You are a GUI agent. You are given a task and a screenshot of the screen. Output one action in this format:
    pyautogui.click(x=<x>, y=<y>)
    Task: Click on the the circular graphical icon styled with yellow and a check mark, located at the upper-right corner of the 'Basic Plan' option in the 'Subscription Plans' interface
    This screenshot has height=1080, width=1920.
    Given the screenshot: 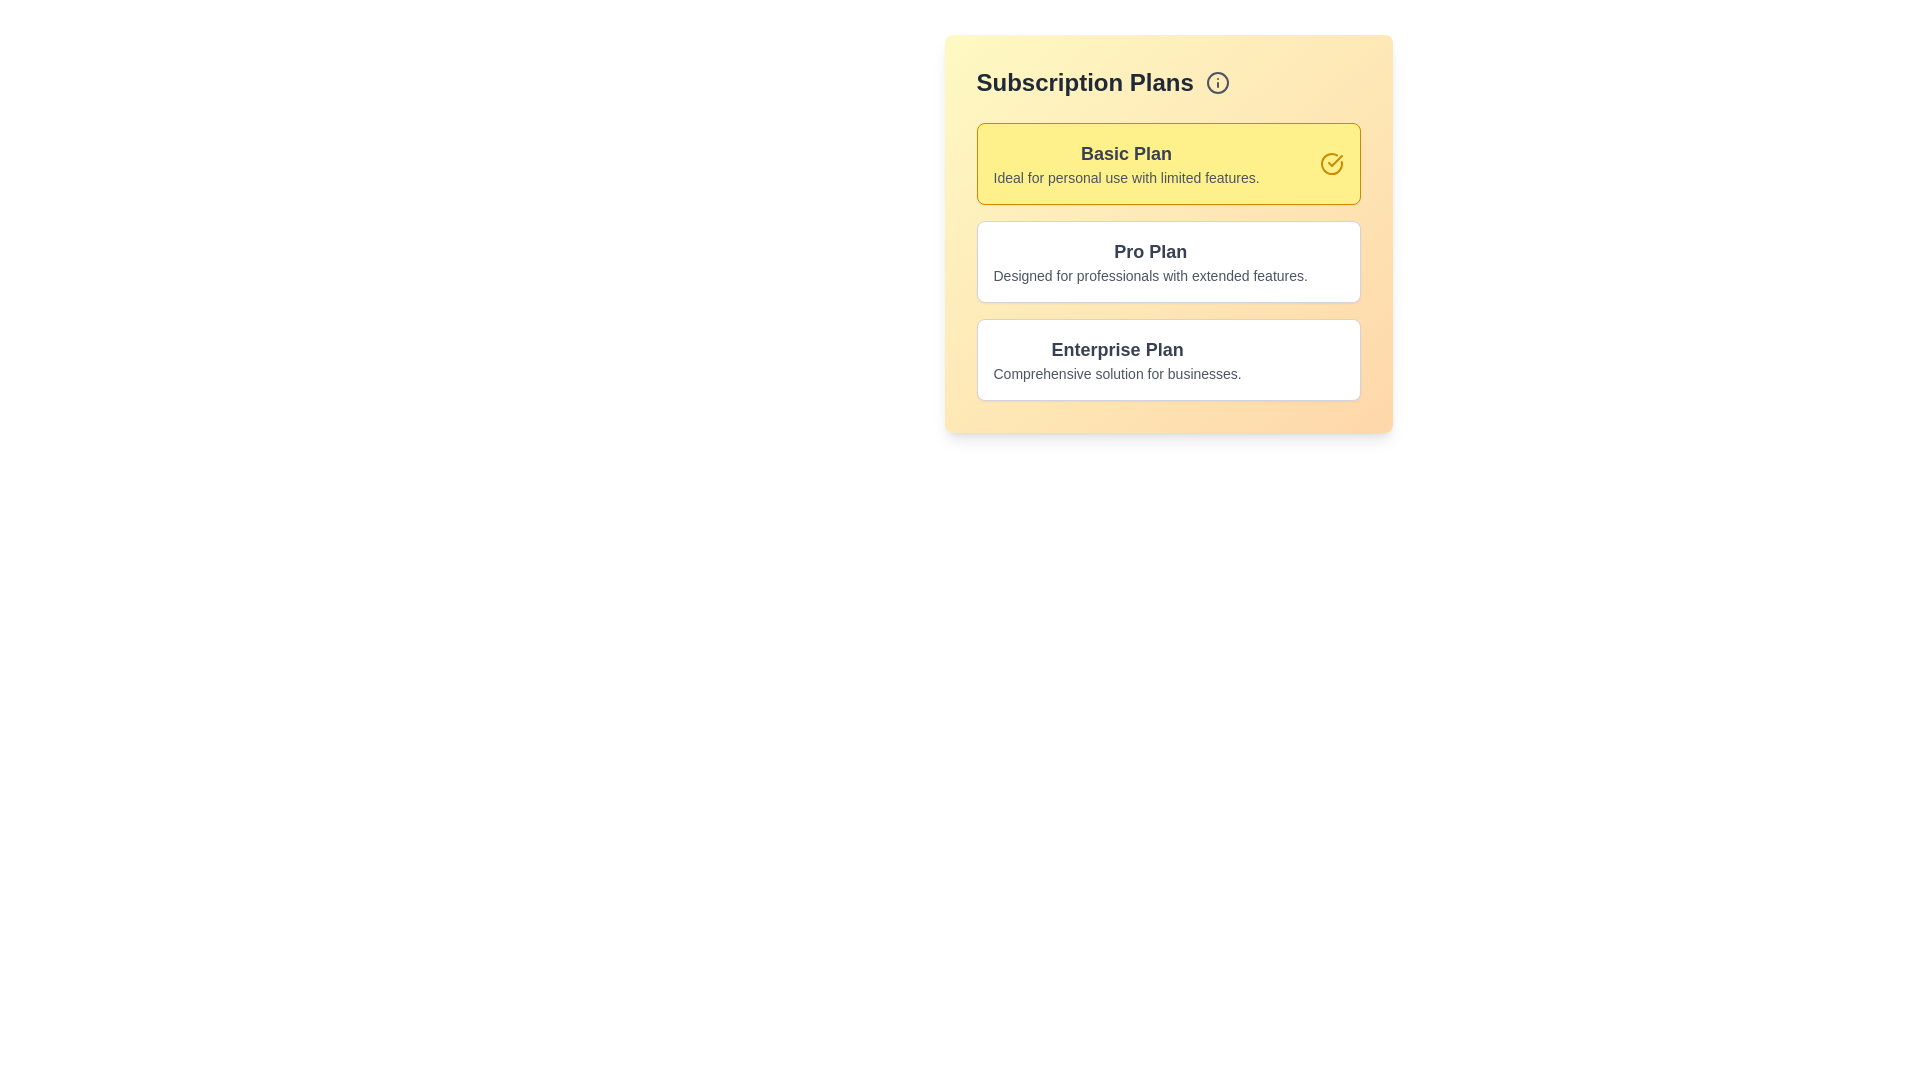 What is the action you would take?
    pyautogui.click(x=1331, y=163)
    